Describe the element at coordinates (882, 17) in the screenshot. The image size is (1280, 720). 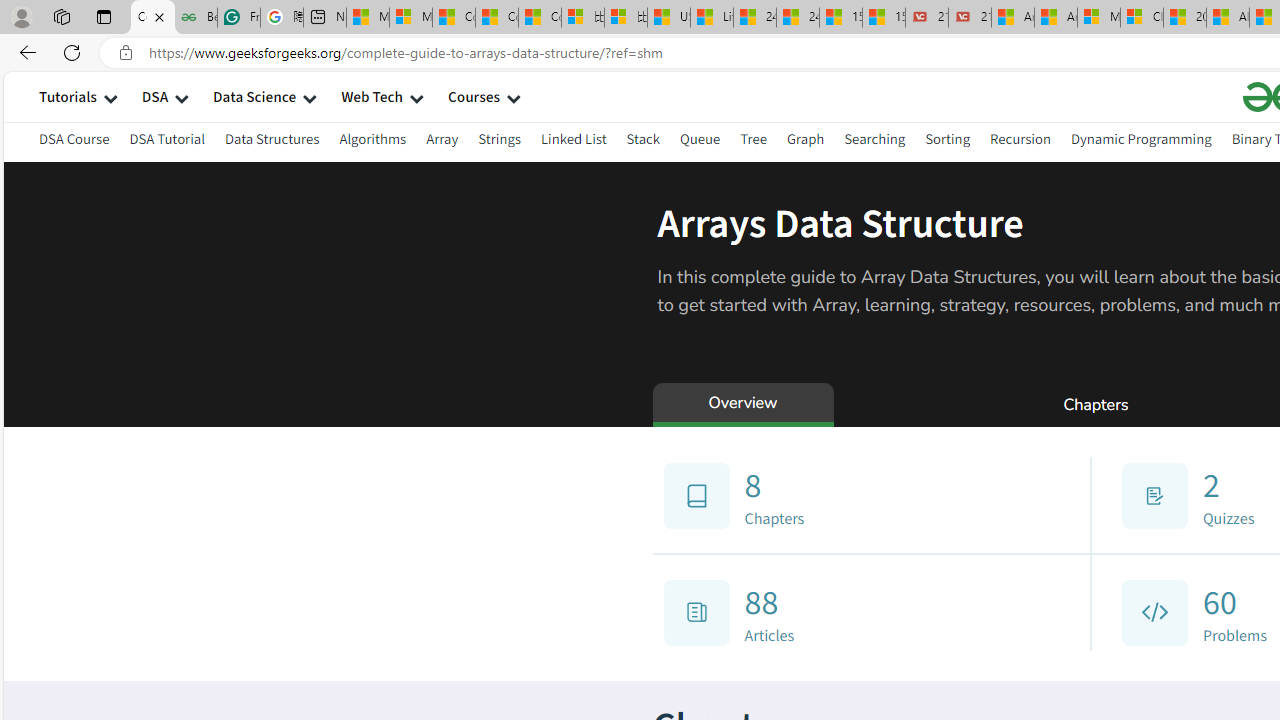
I see `'15 Ways Modern Life Contradicts the Teachings of Jesus'` at that location.